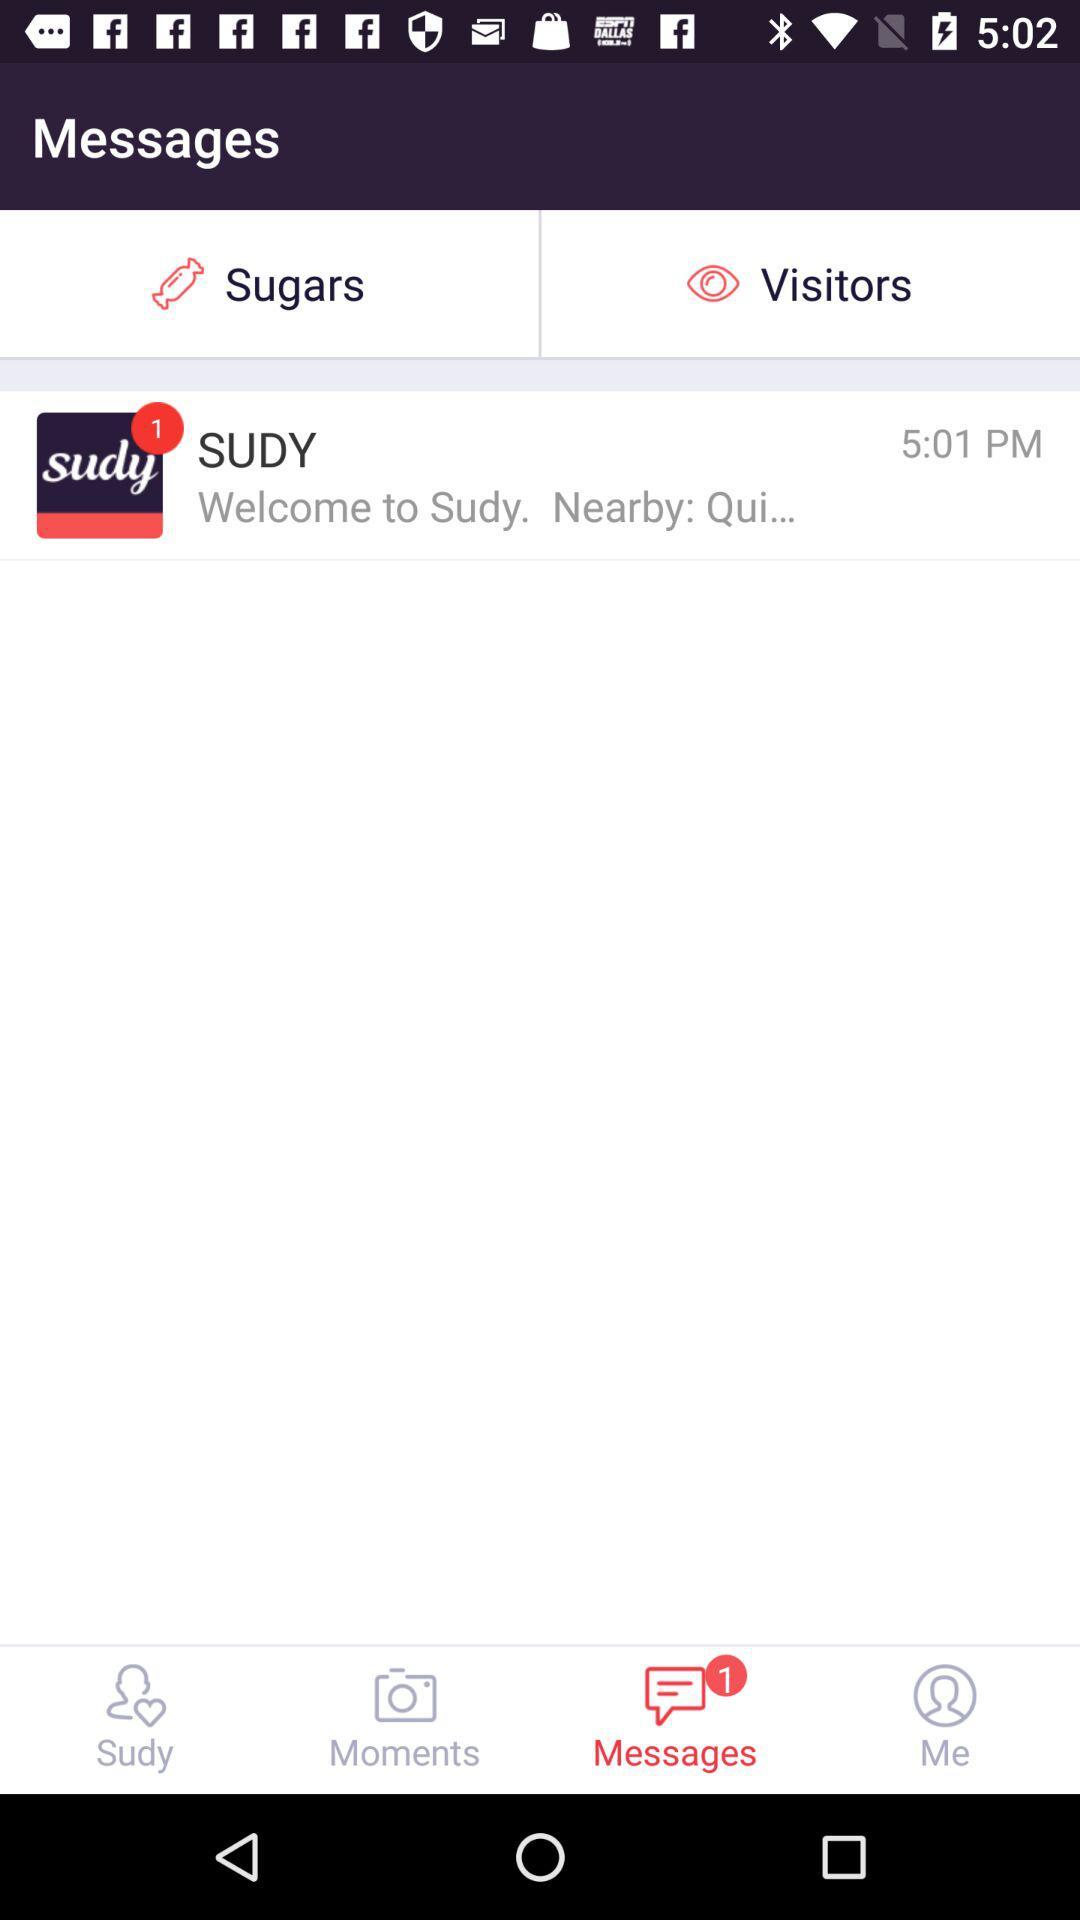 This screenshot has height=1920, width=1080. I want to click on item to the left of the sudy item, so click(156, 427).